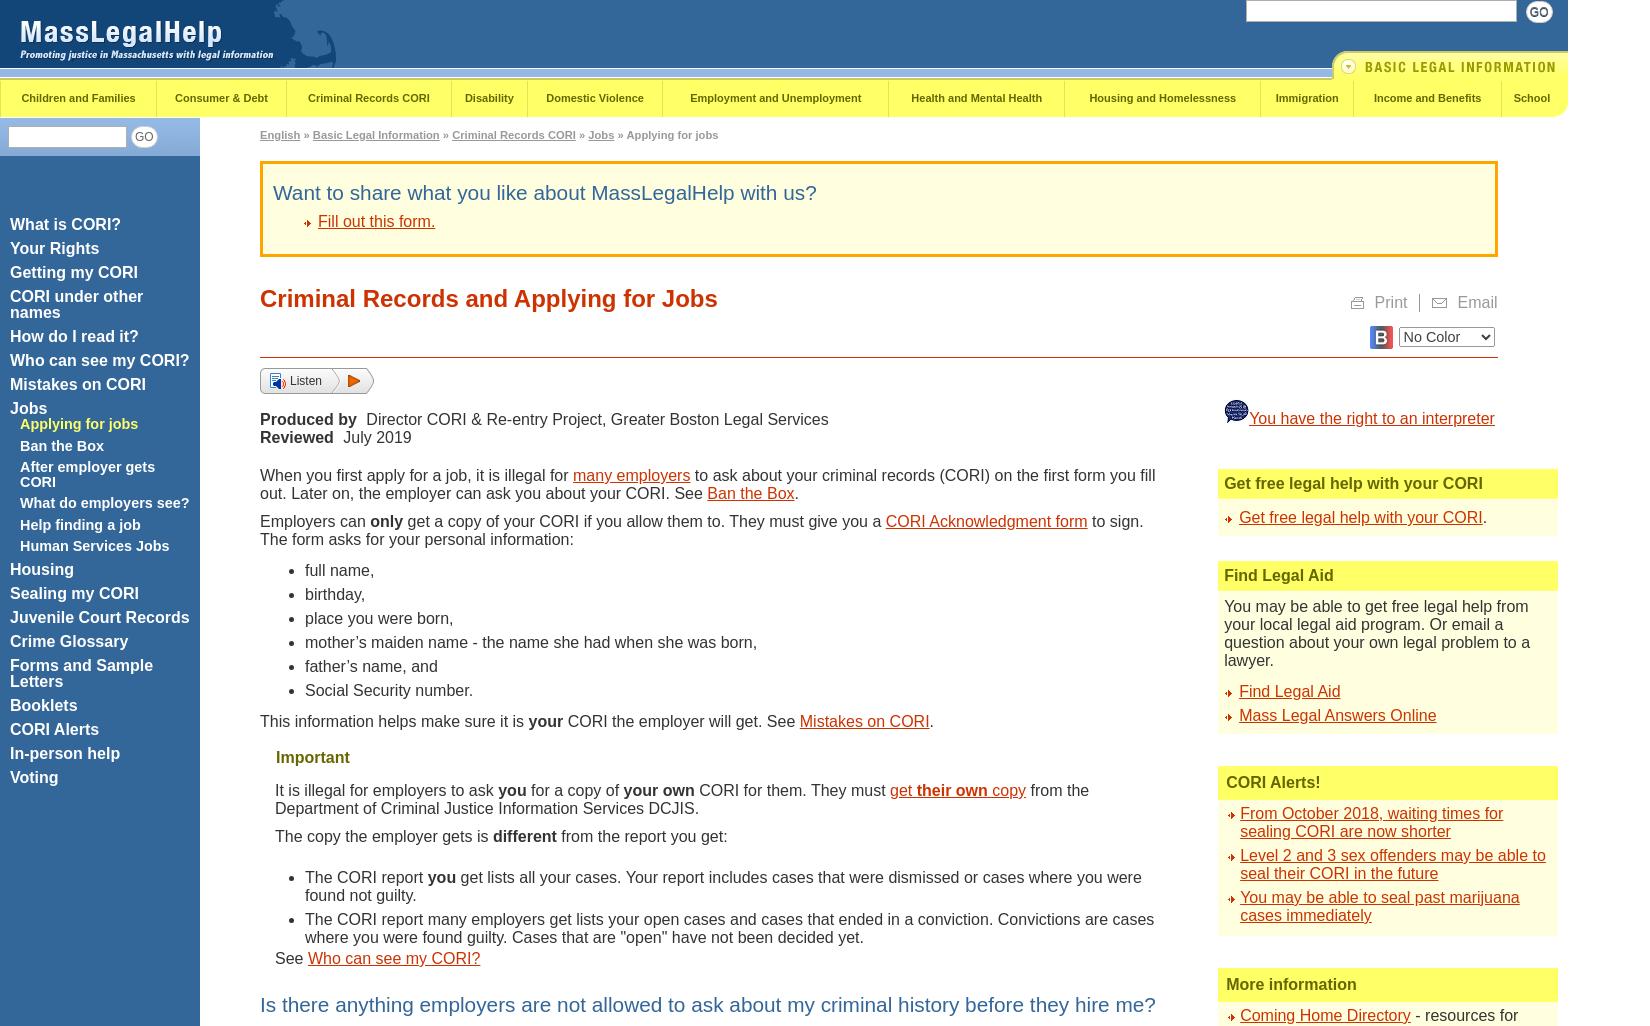 This screenshot has width=1650, height=1026. Describe the element at coordinates (368, 96) in the screenshot. I see `'Criminal Records CORI'` at that location.